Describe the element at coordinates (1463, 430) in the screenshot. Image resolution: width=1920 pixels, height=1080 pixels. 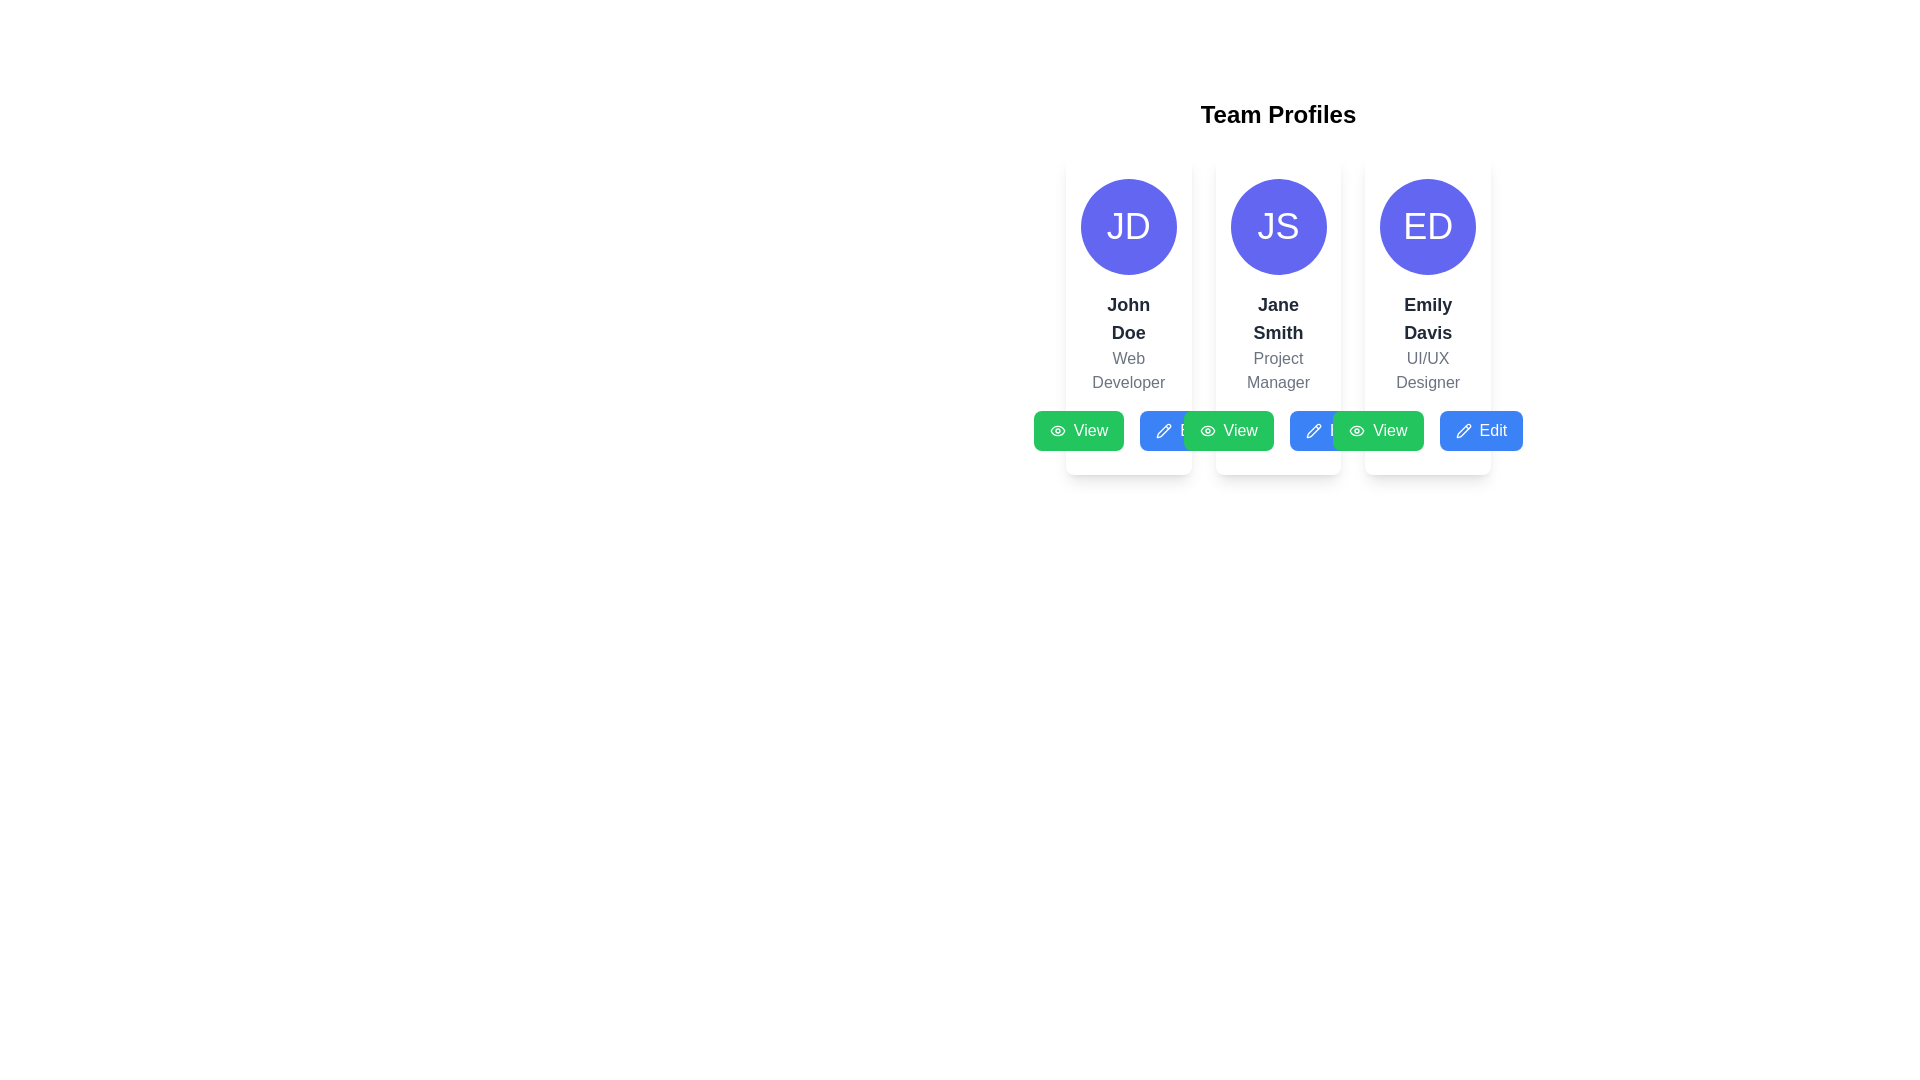
I see `the editing capability icon located to the left of the 'Edit' text label in the rightmost button of the three profiles, under the profile card for 'Emily Davis'` at that location.